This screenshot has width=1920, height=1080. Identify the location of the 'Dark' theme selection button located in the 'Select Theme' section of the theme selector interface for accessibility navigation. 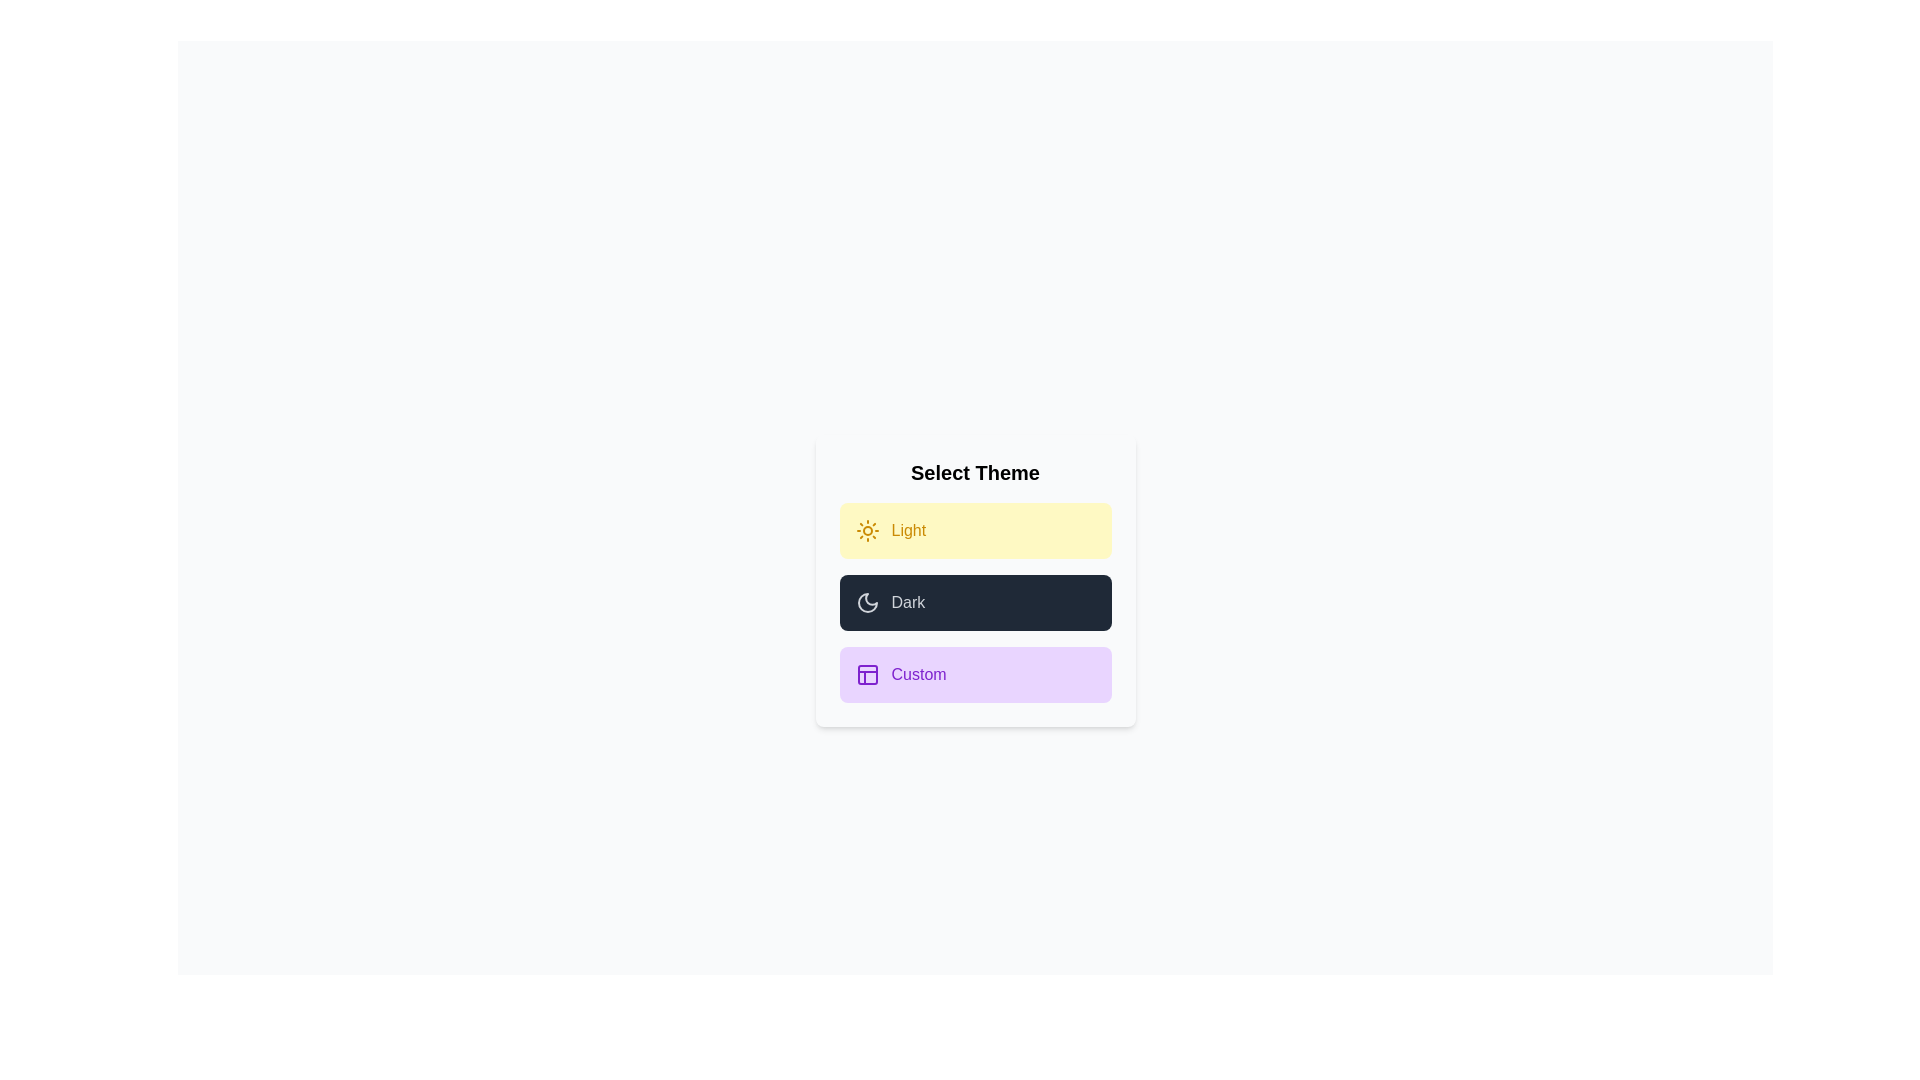
(975, 601).